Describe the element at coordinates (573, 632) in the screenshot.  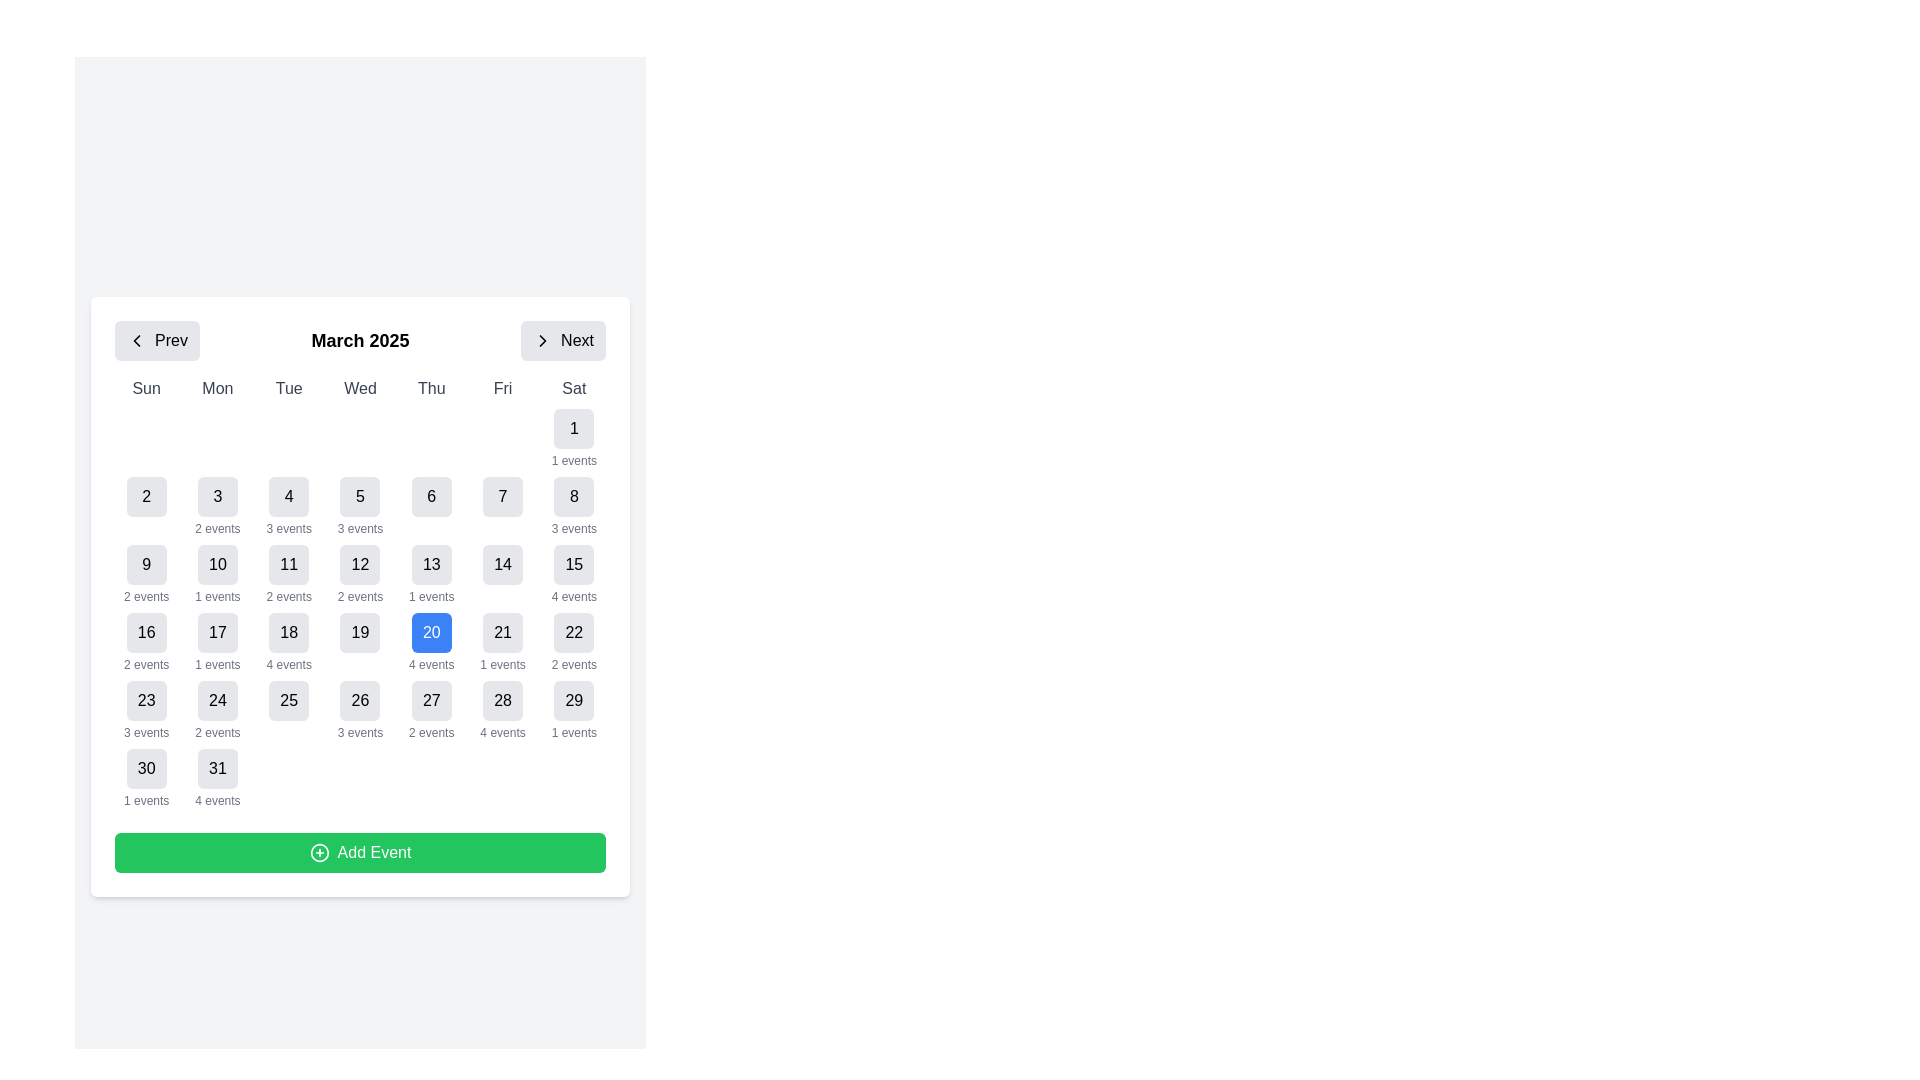
I see `the Interactive calendar date element for March 22, 2025` at that location.